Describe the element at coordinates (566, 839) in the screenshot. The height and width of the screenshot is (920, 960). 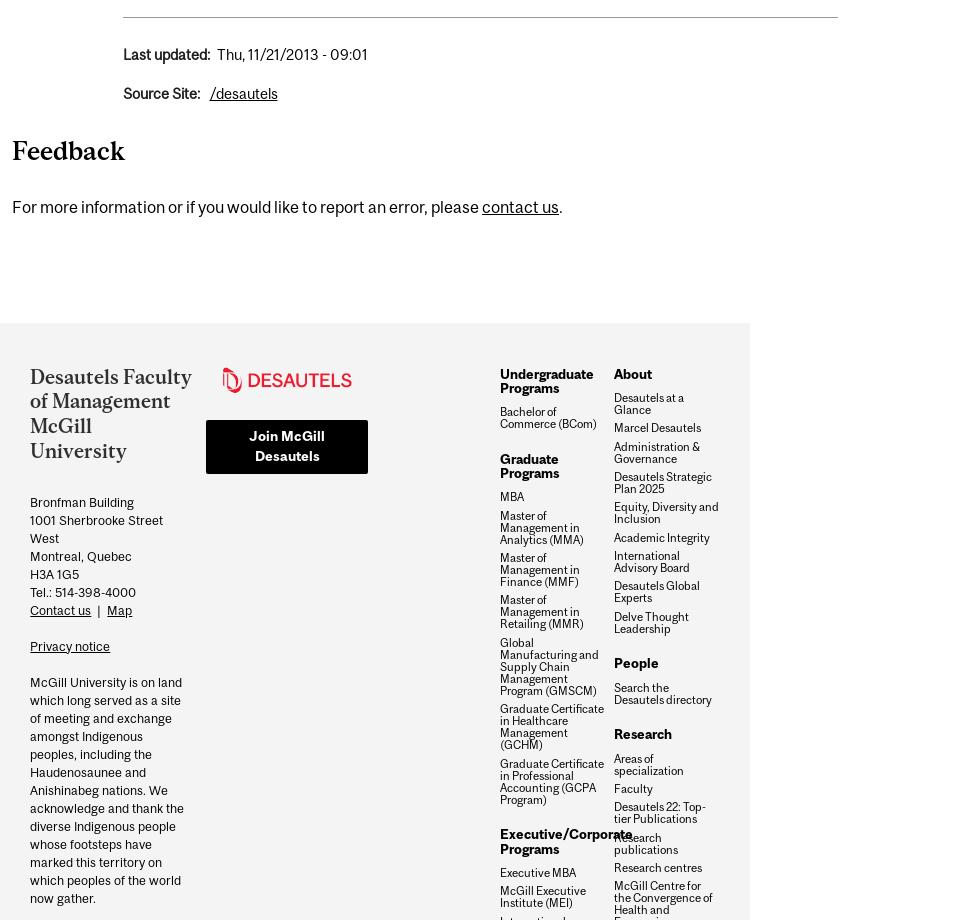
I see `'Executive/Corporate Programs'` at that location.